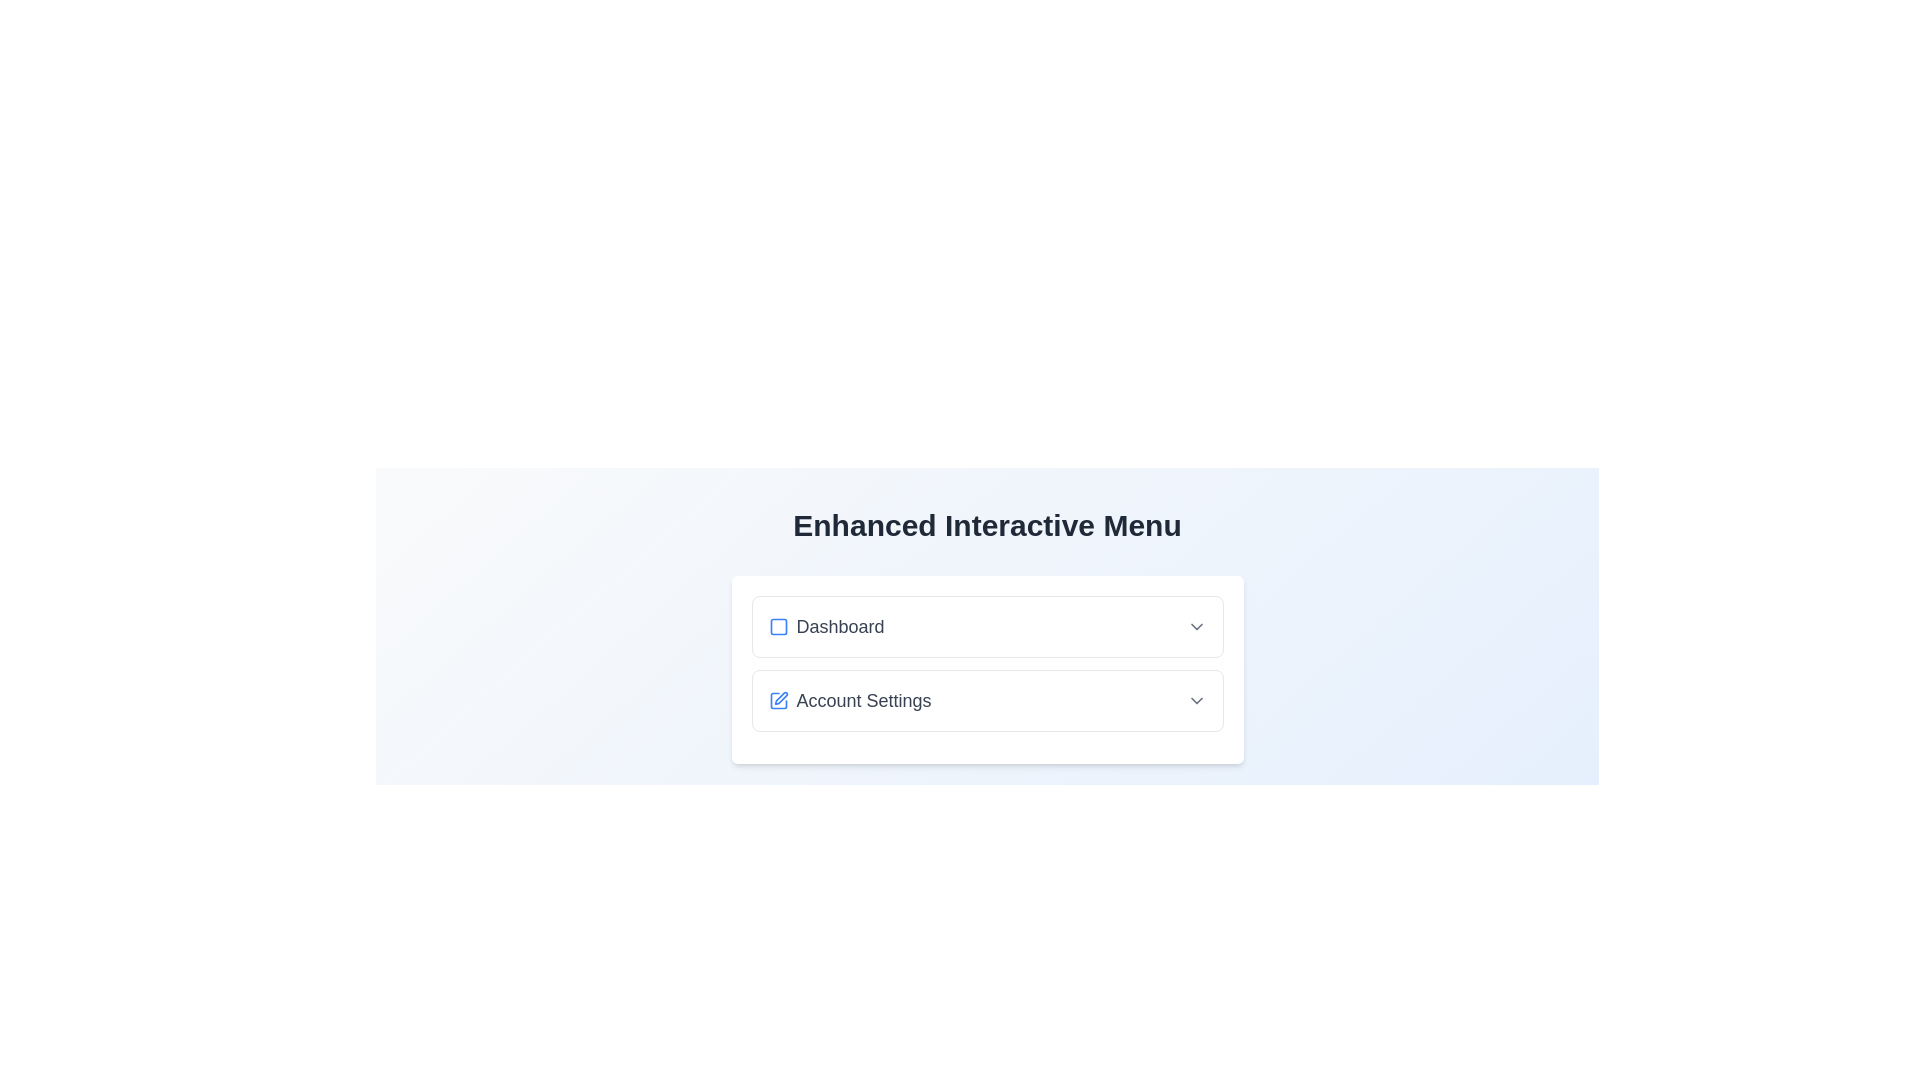 This screenshot has width=1920, height=1080. What do you see at coordinates (864, 700) in the screenshot?
I see `the 'Account Settings' text label, which is styled in a medium-weight, large gray font and positioned beneath the 'Dashboard' label in the main settings area` at bounding box center [864, 700].